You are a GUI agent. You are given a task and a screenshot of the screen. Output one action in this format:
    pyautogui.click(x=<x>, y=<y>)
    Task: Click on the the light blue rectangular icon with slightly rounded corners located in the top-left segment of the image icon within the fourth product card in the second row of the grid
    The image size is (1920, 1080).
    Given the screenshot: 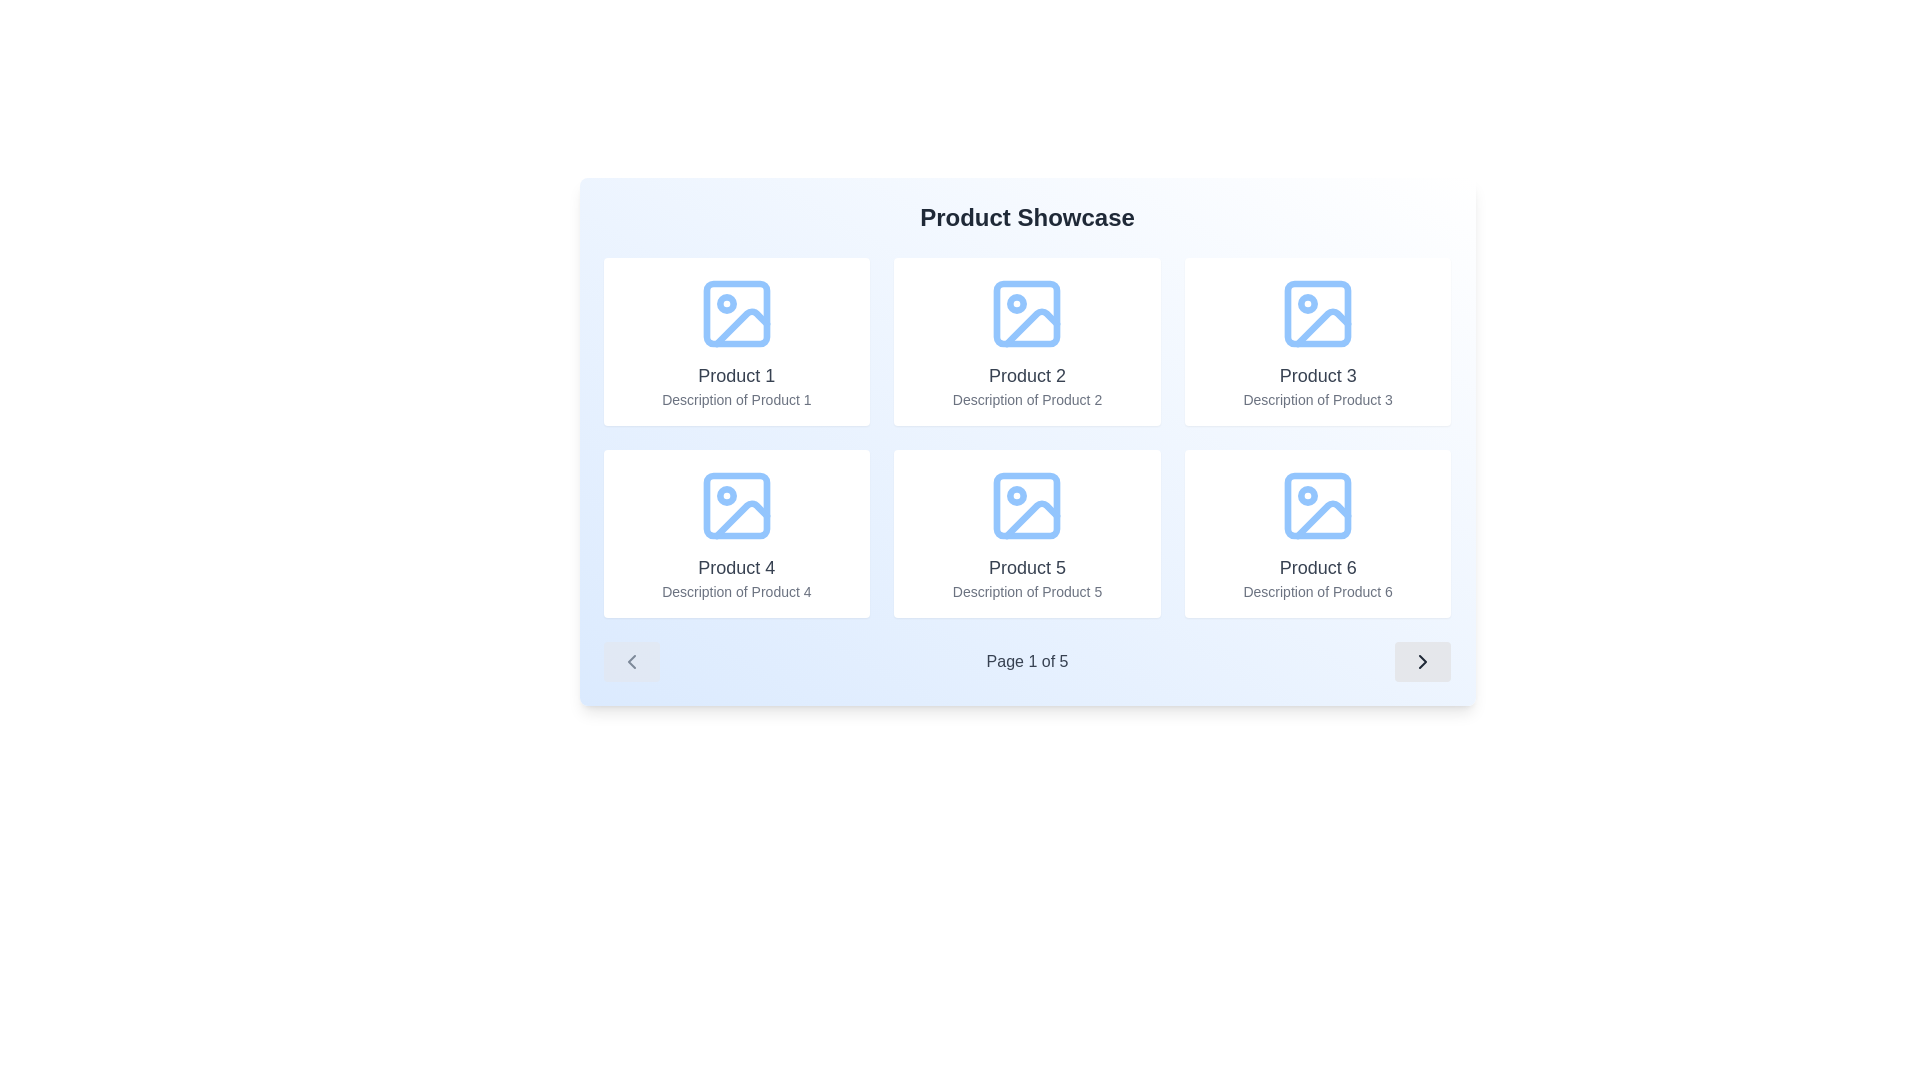 What is the action you would take?
    pyautogui.click(x=735, y=504)
    